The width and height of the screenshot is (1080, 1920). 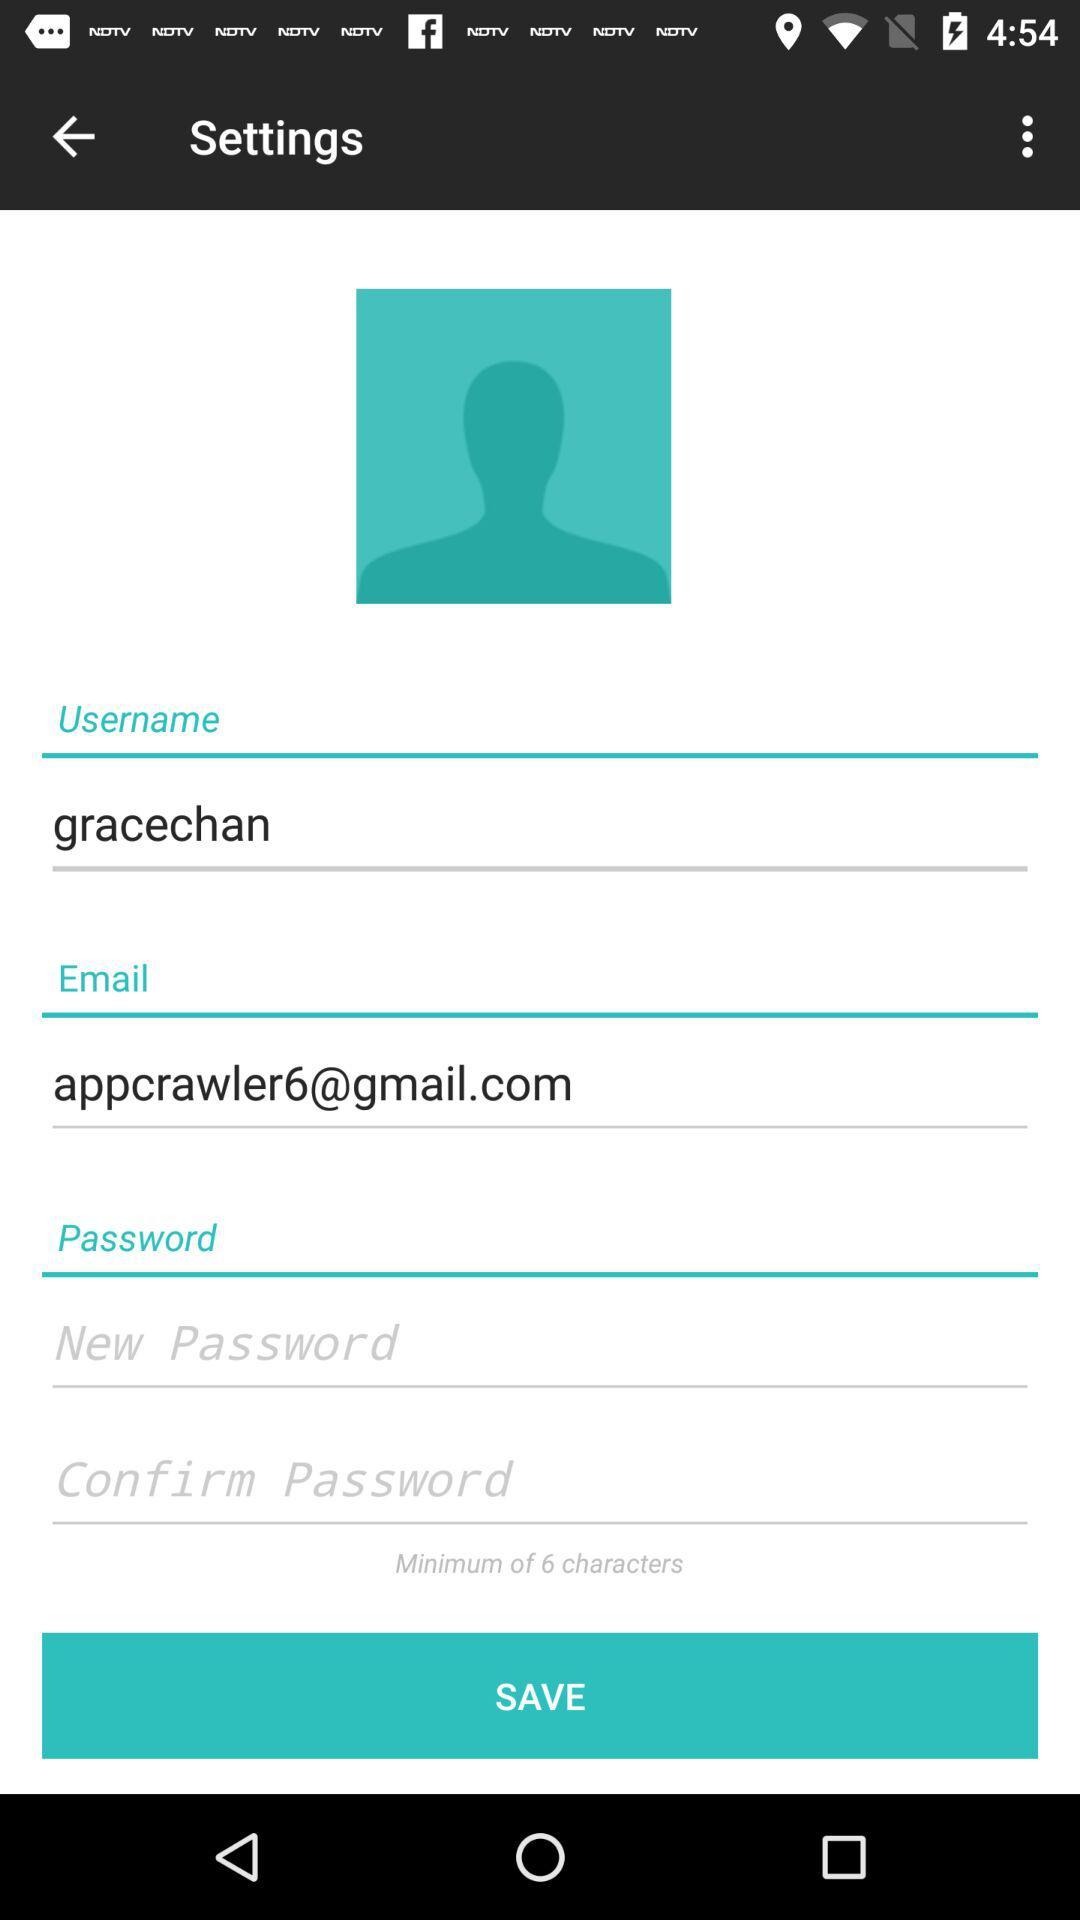 What do you see at coordinates (540, 1082) in the screenshot?
I see `text field which is below email on page` at bounding box center [540, 1082].